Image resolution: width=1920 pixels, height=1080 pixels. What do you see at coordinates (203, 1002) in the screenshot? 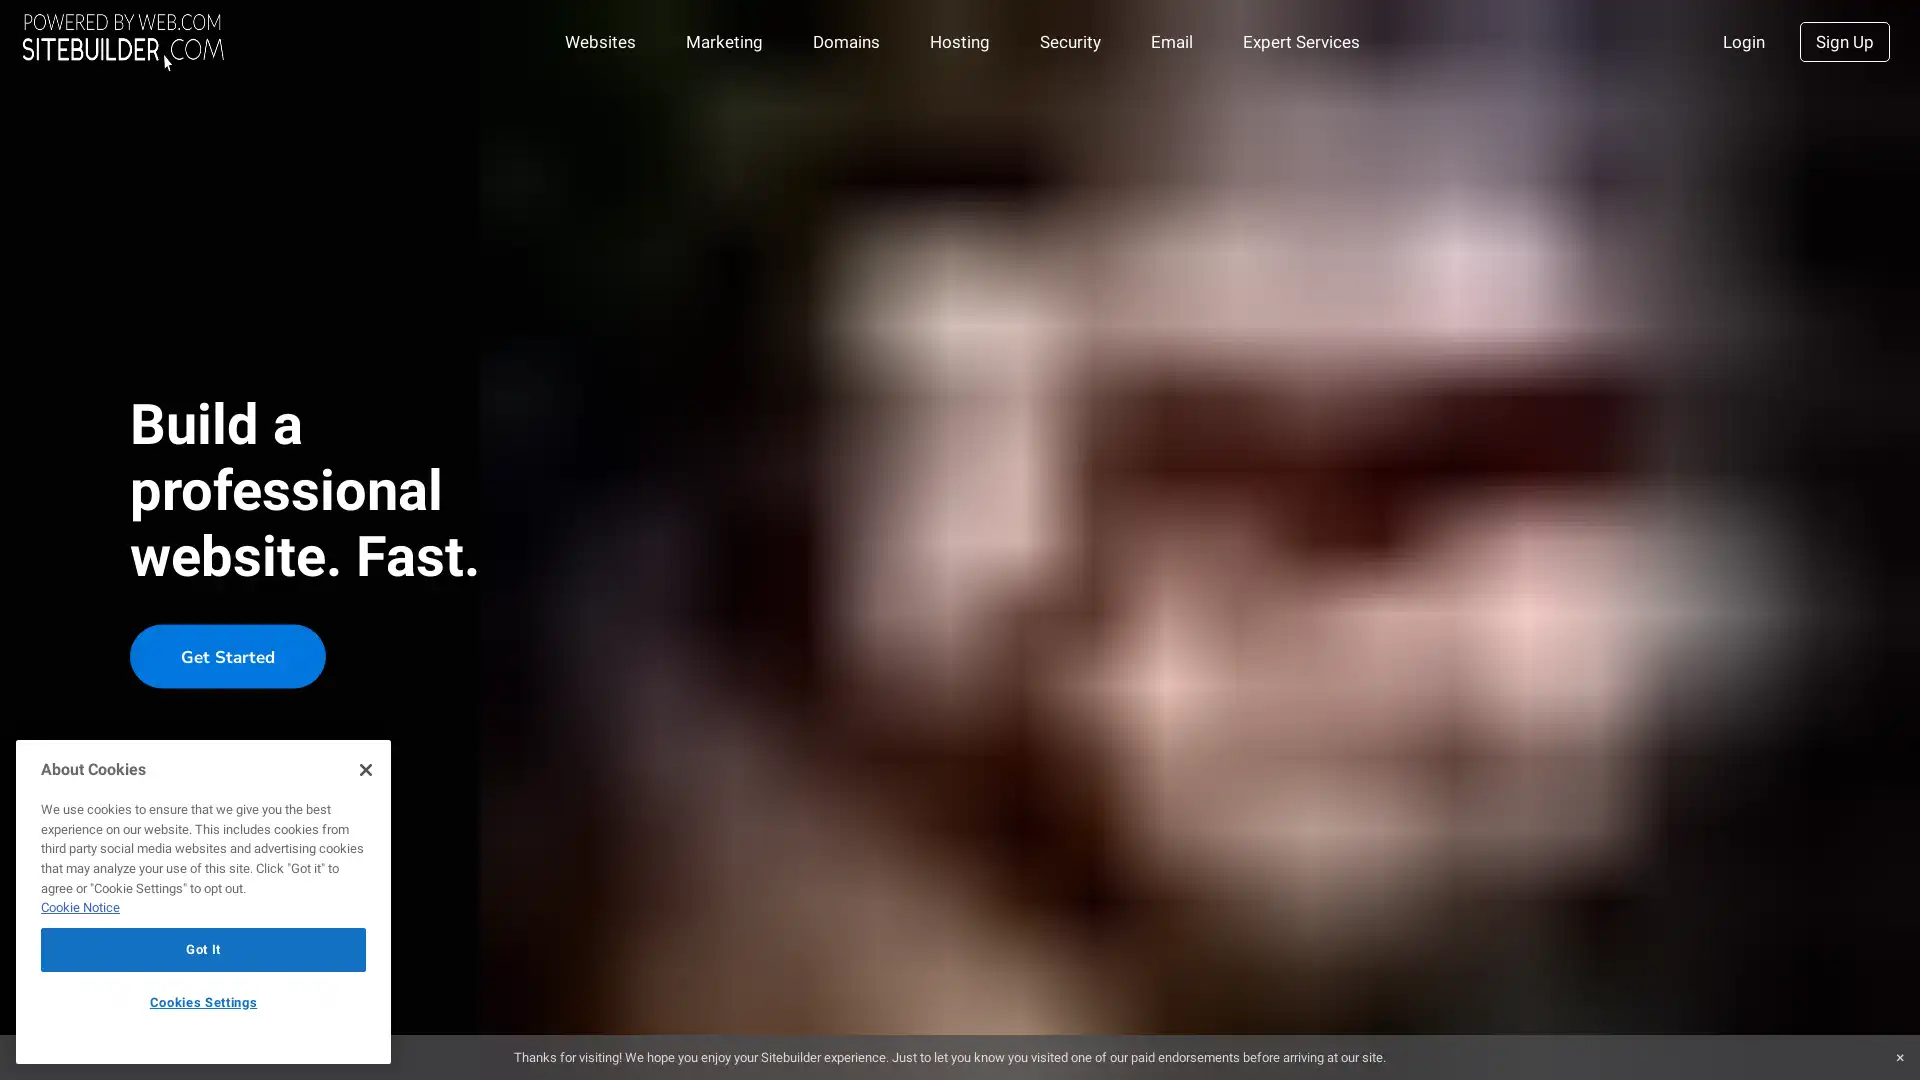
I see `Cookies Settings` at bounding box center [203, 1002].